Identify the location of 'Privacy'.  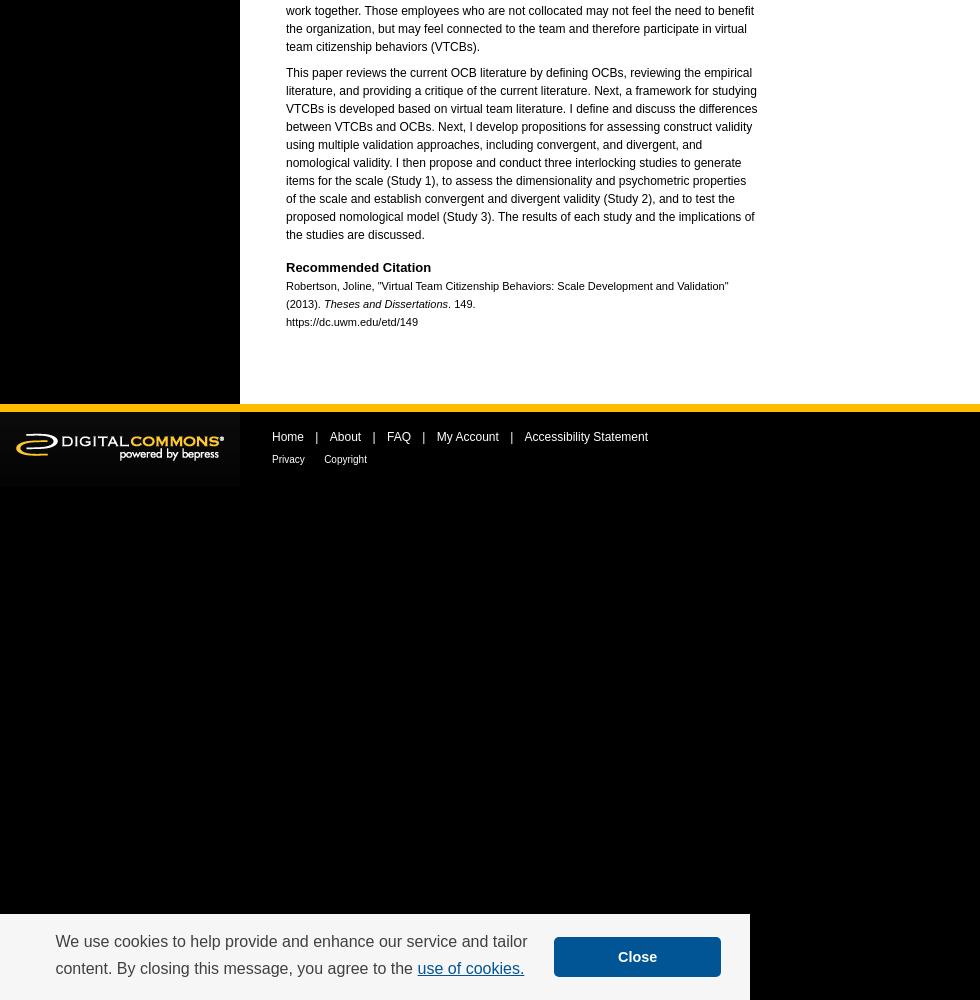
(288, 458).